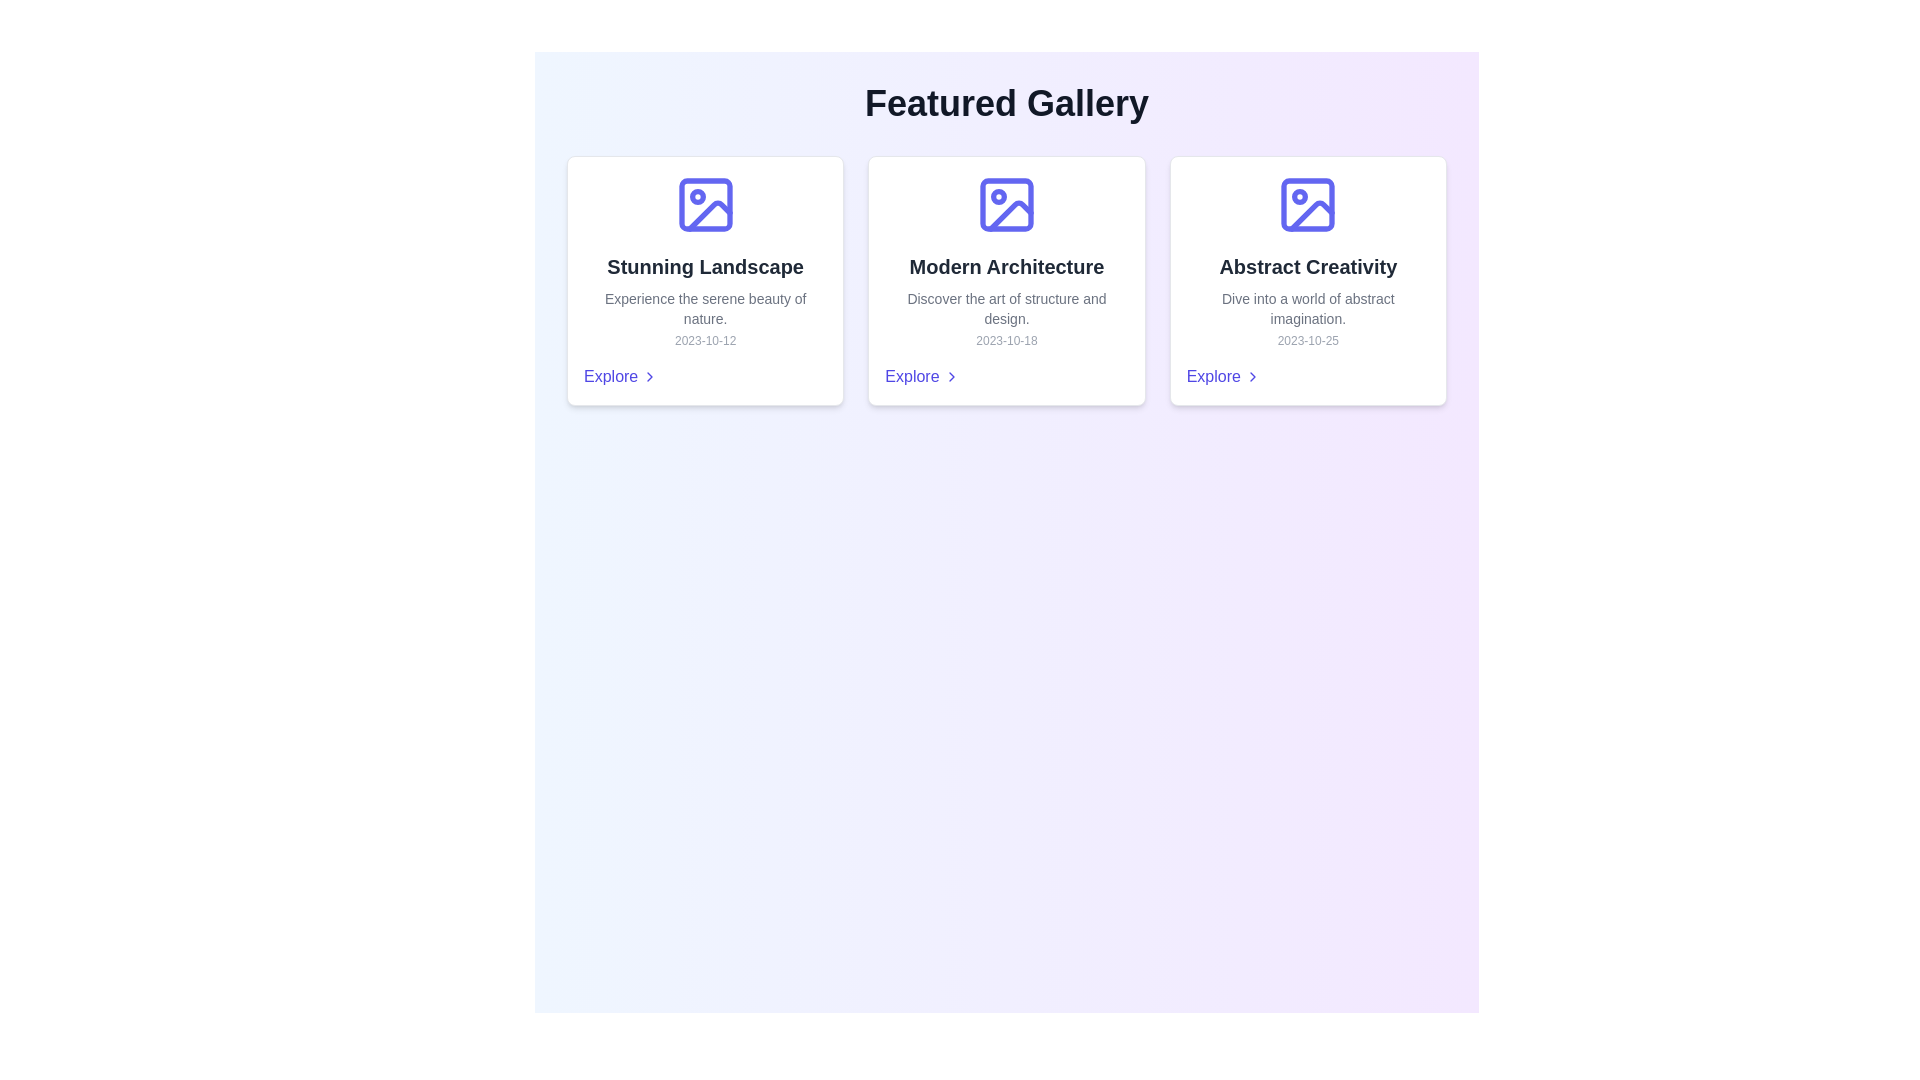 Image resolution: width=1920 pixels, height=1080 pixels. Describe the element at coordinates (1007, 308) in the screenshot. I see `the static text block providing a description or subtitle for 'Modern Architecture', which is located in the middle card of a three-card row, directly below the title and above the date text` at that location.